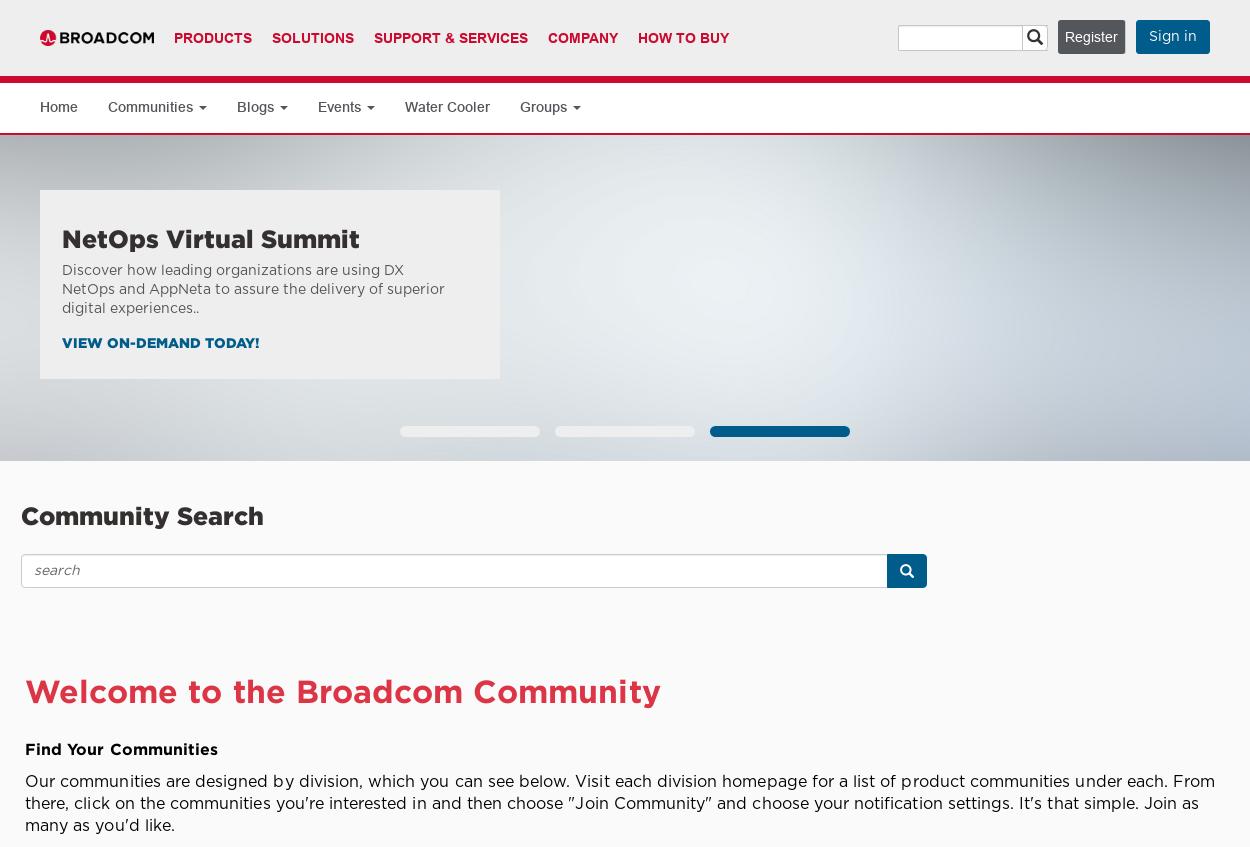 This screenshot has width=1250, height=847. Describe the element at coordinates (446, 107) in the screenshot. I see `'Water Cooler'` at that location.